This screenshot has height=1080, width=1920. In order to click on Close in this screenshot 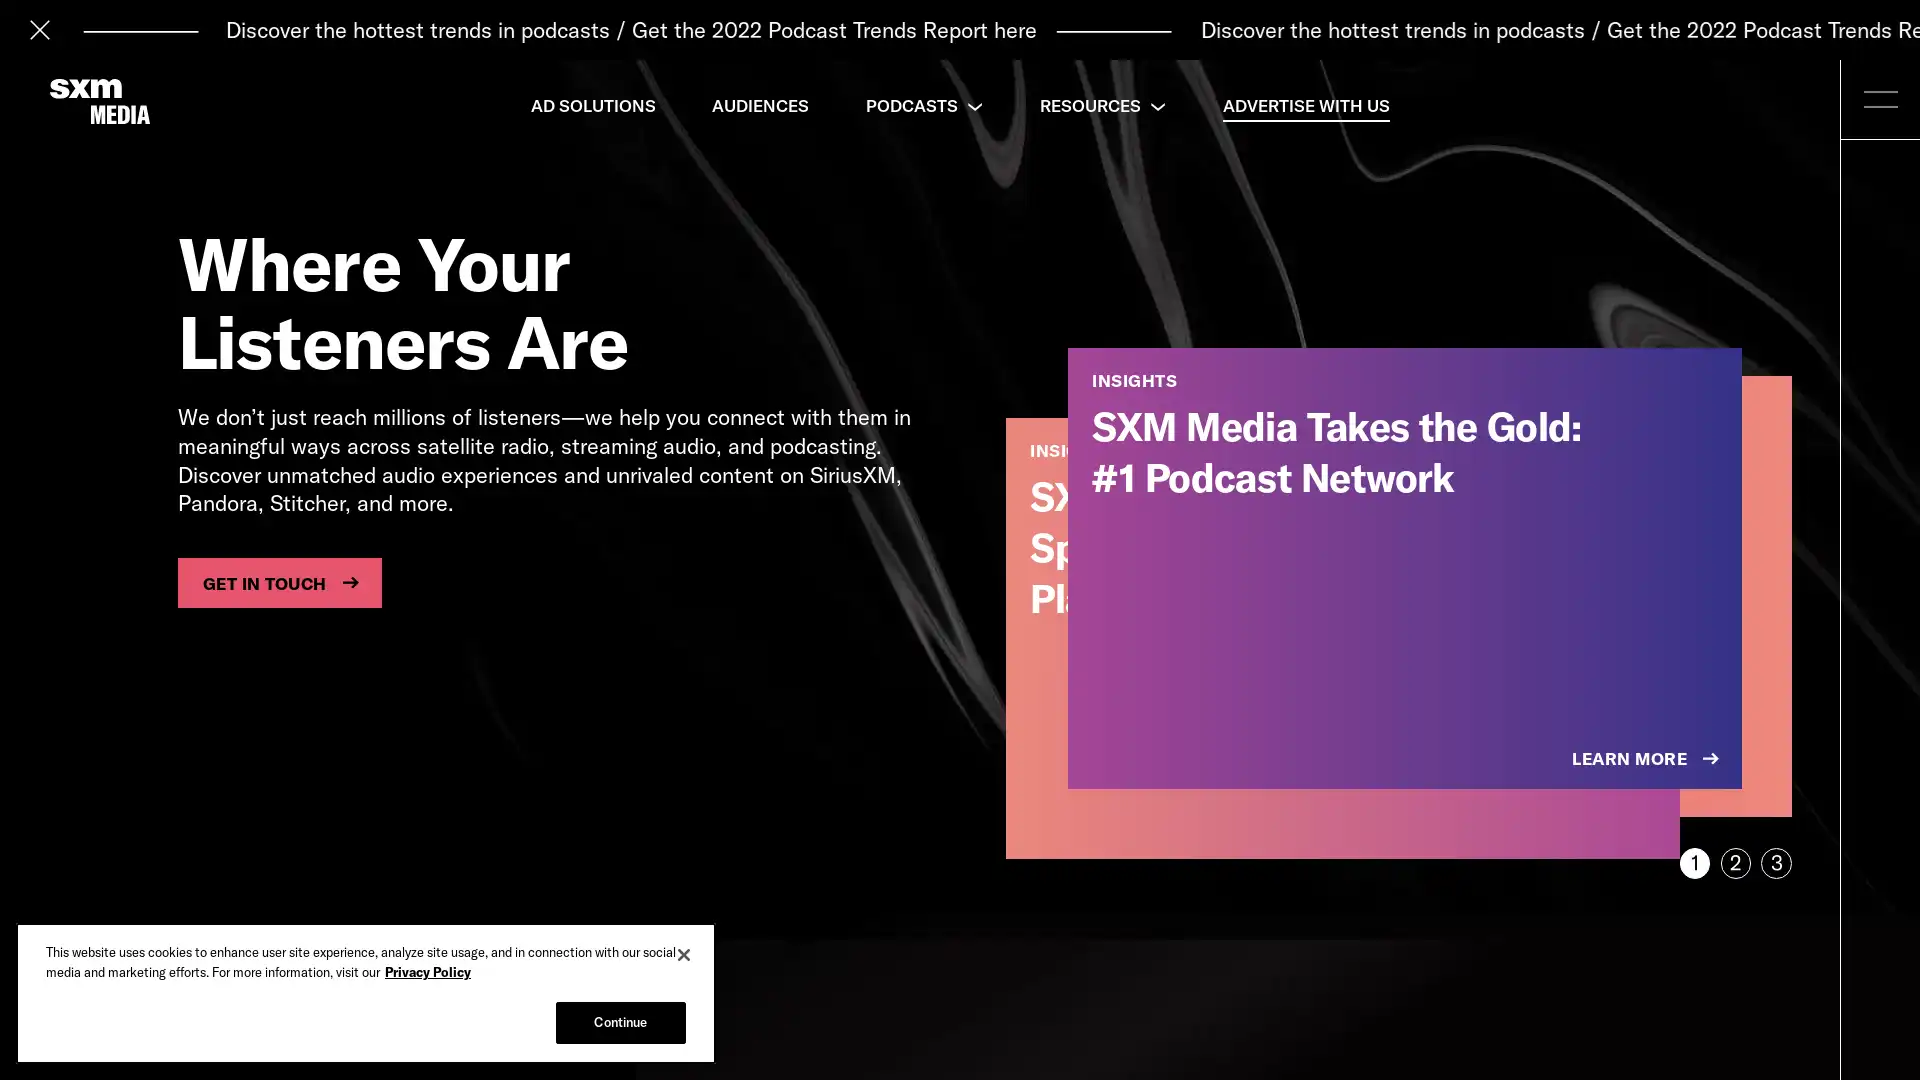, I will do `click(684, 954)`.